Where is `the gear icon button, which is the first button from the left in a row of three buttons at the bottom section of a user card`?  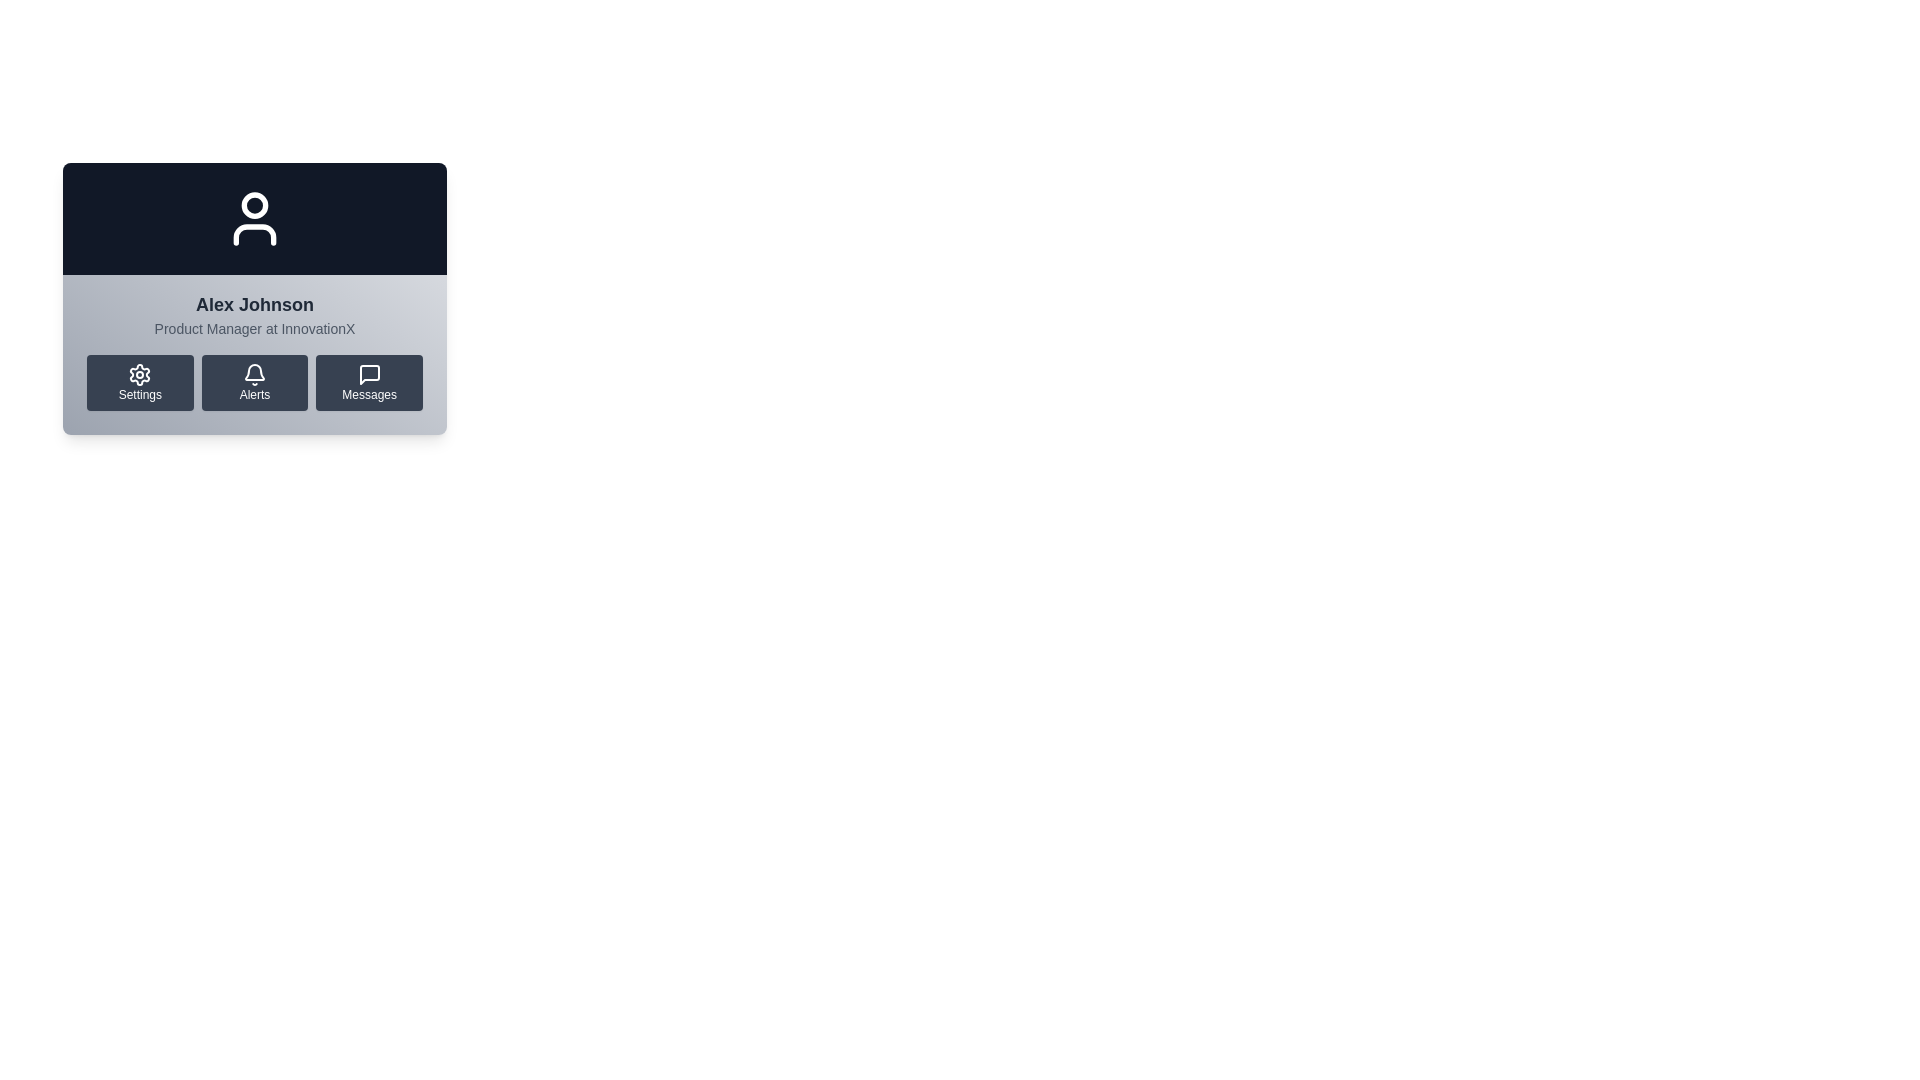 the gear icon button, which is the first button from the left in a row of three buttons at the bottom section of a user card is located at coordinates (139, 374).